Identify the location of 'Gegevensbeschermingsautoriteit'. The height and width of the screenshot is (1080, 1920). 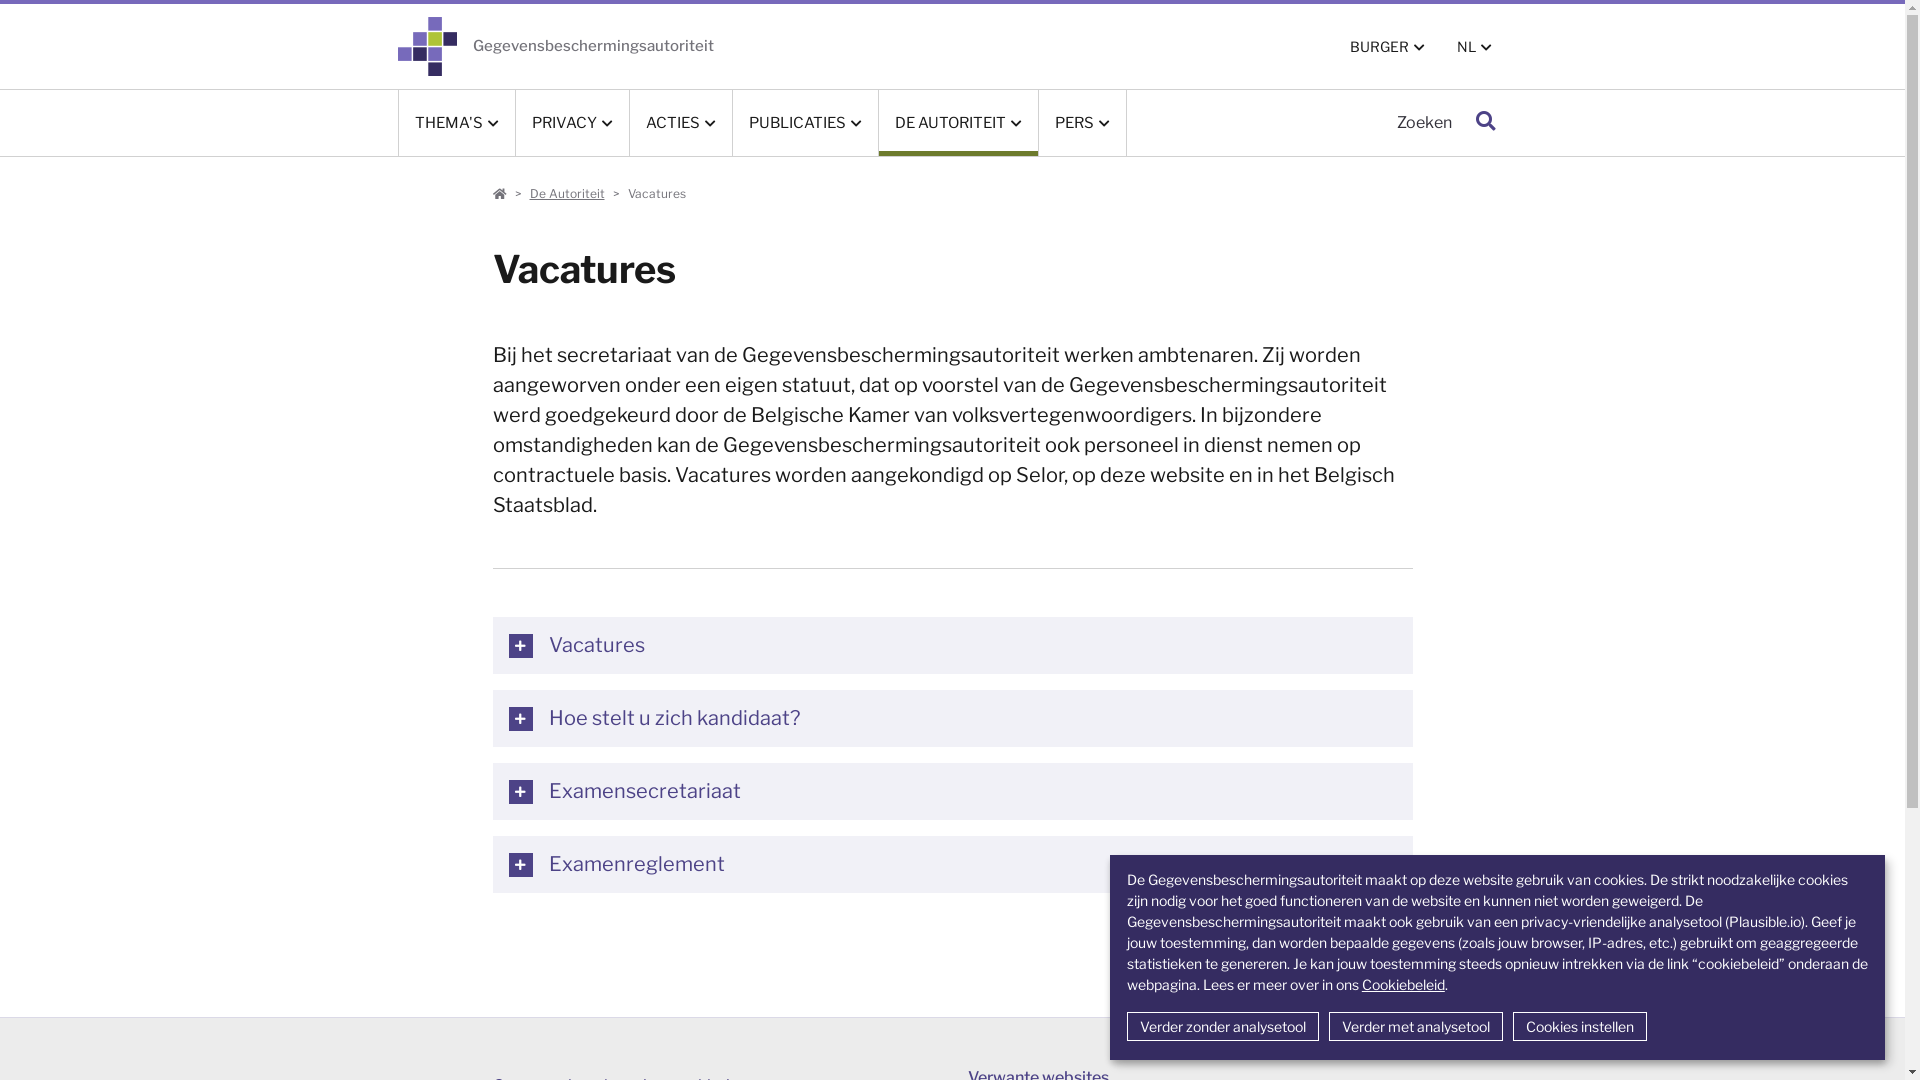
(556, 45).